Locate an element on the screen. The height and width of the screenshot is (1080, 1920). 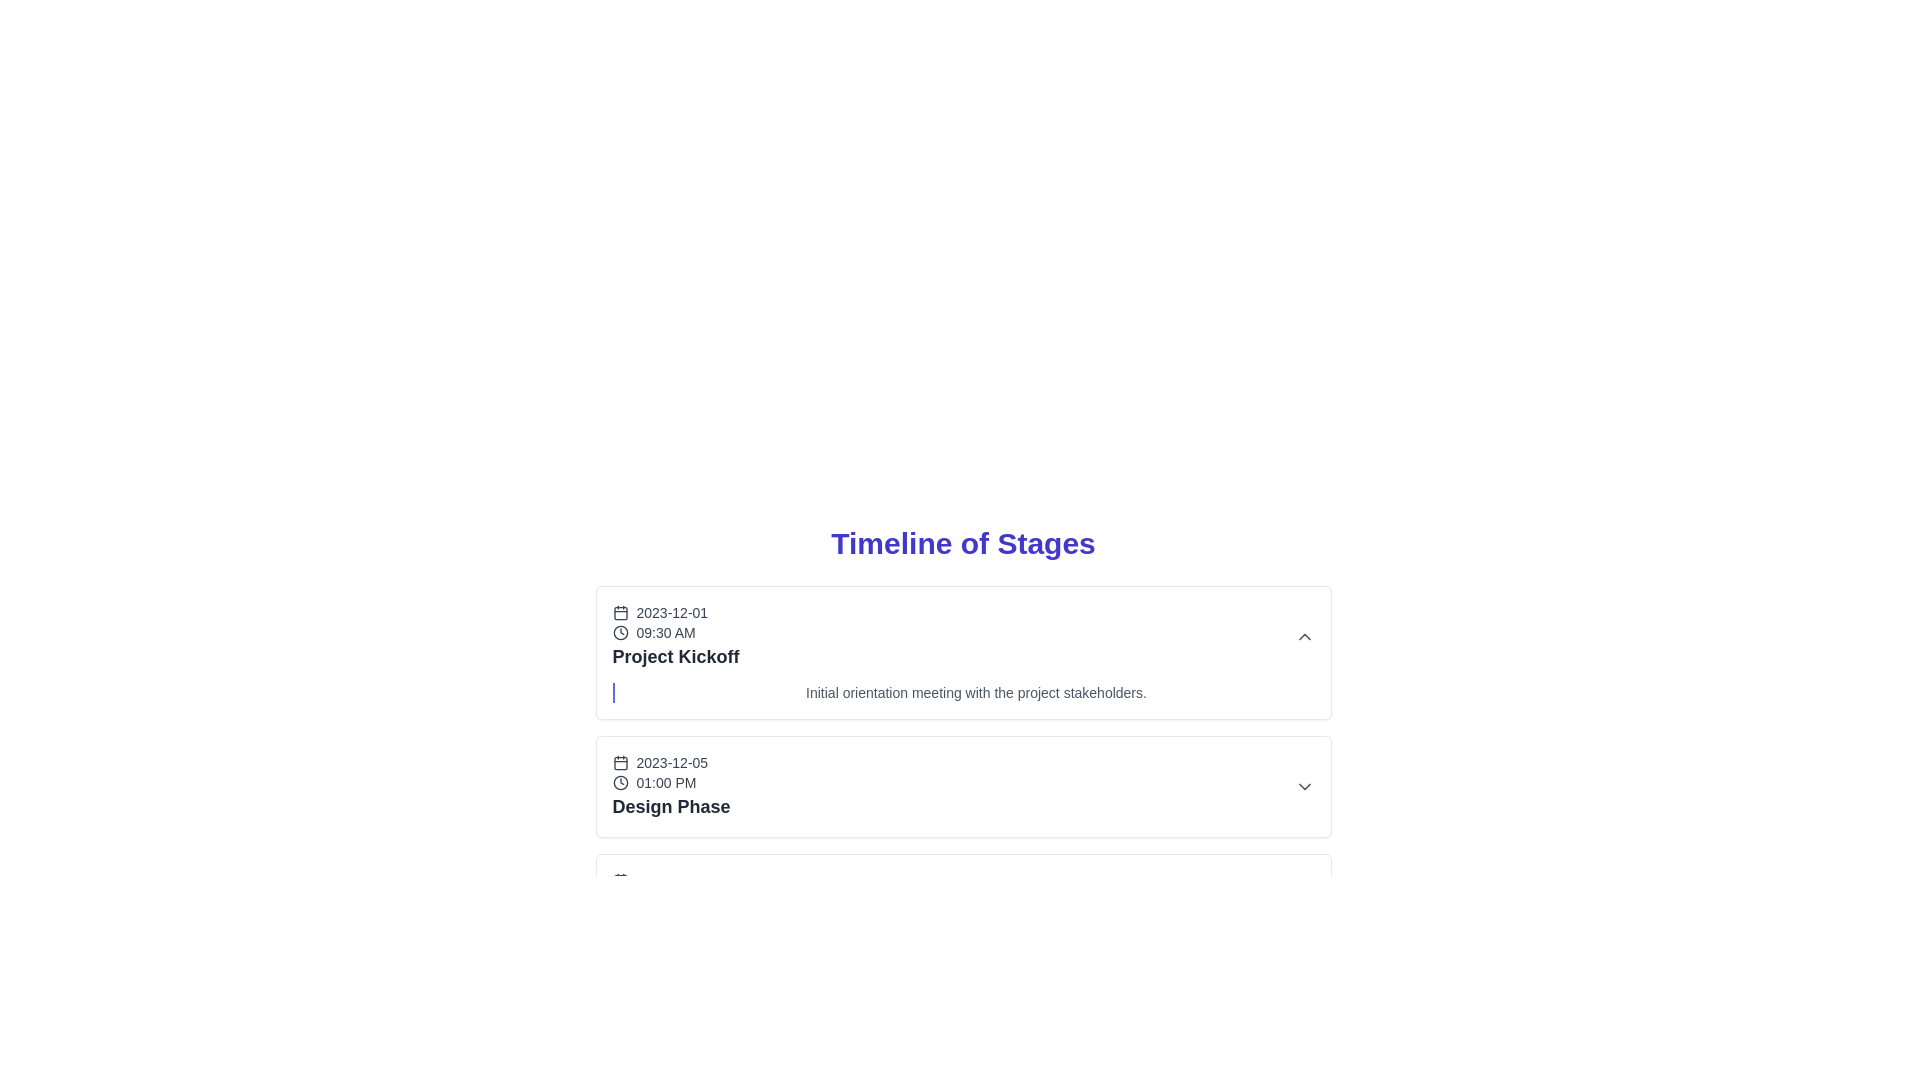
the clock icon located to the left of the '01:00 PM' timeline entry, which visually indicates the time associated with this entry is located at coordinates (619, 782).